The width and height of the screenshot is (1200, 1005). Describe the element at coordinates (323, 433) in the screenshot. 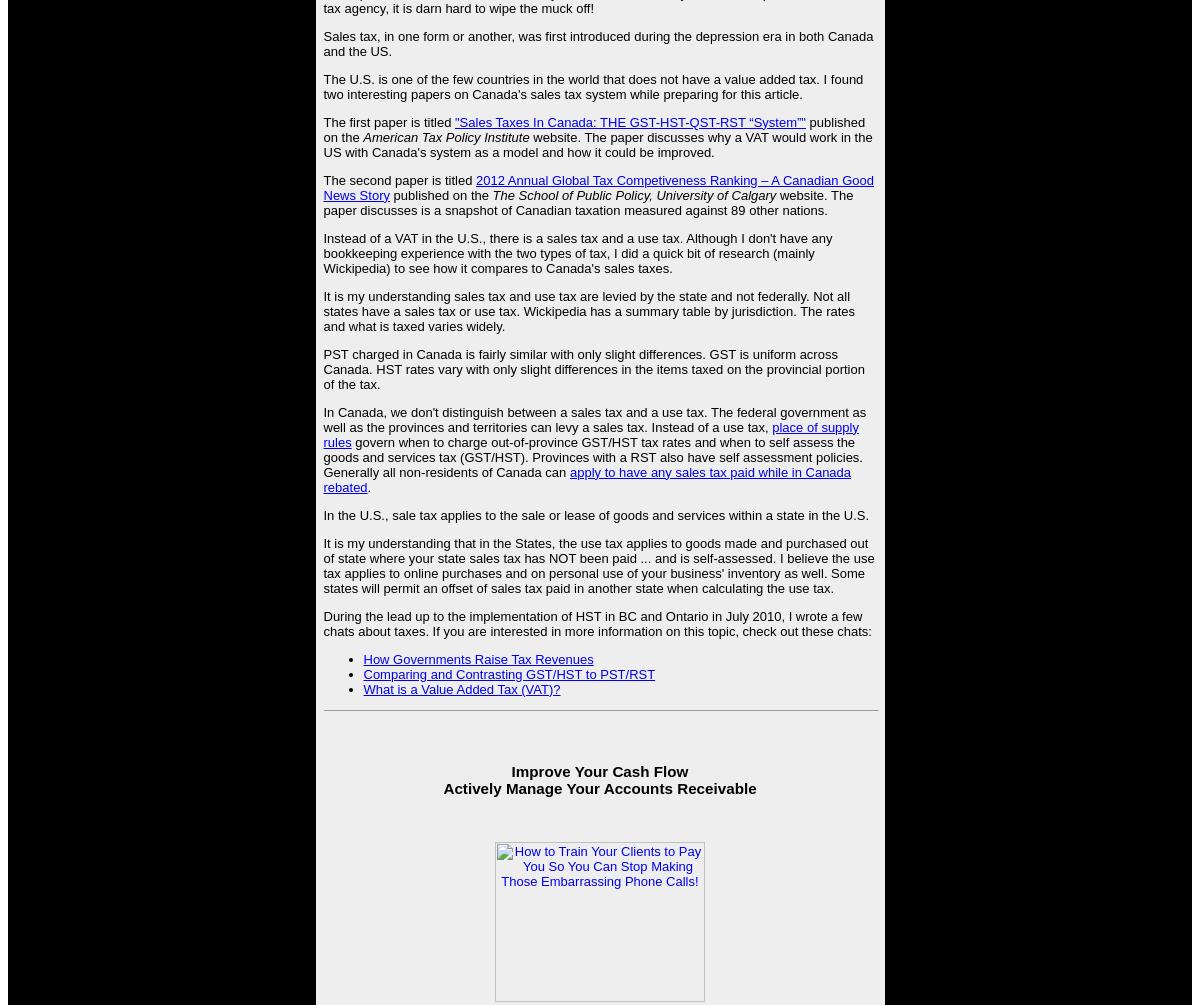

I see `'place of supply rules'` at that location.